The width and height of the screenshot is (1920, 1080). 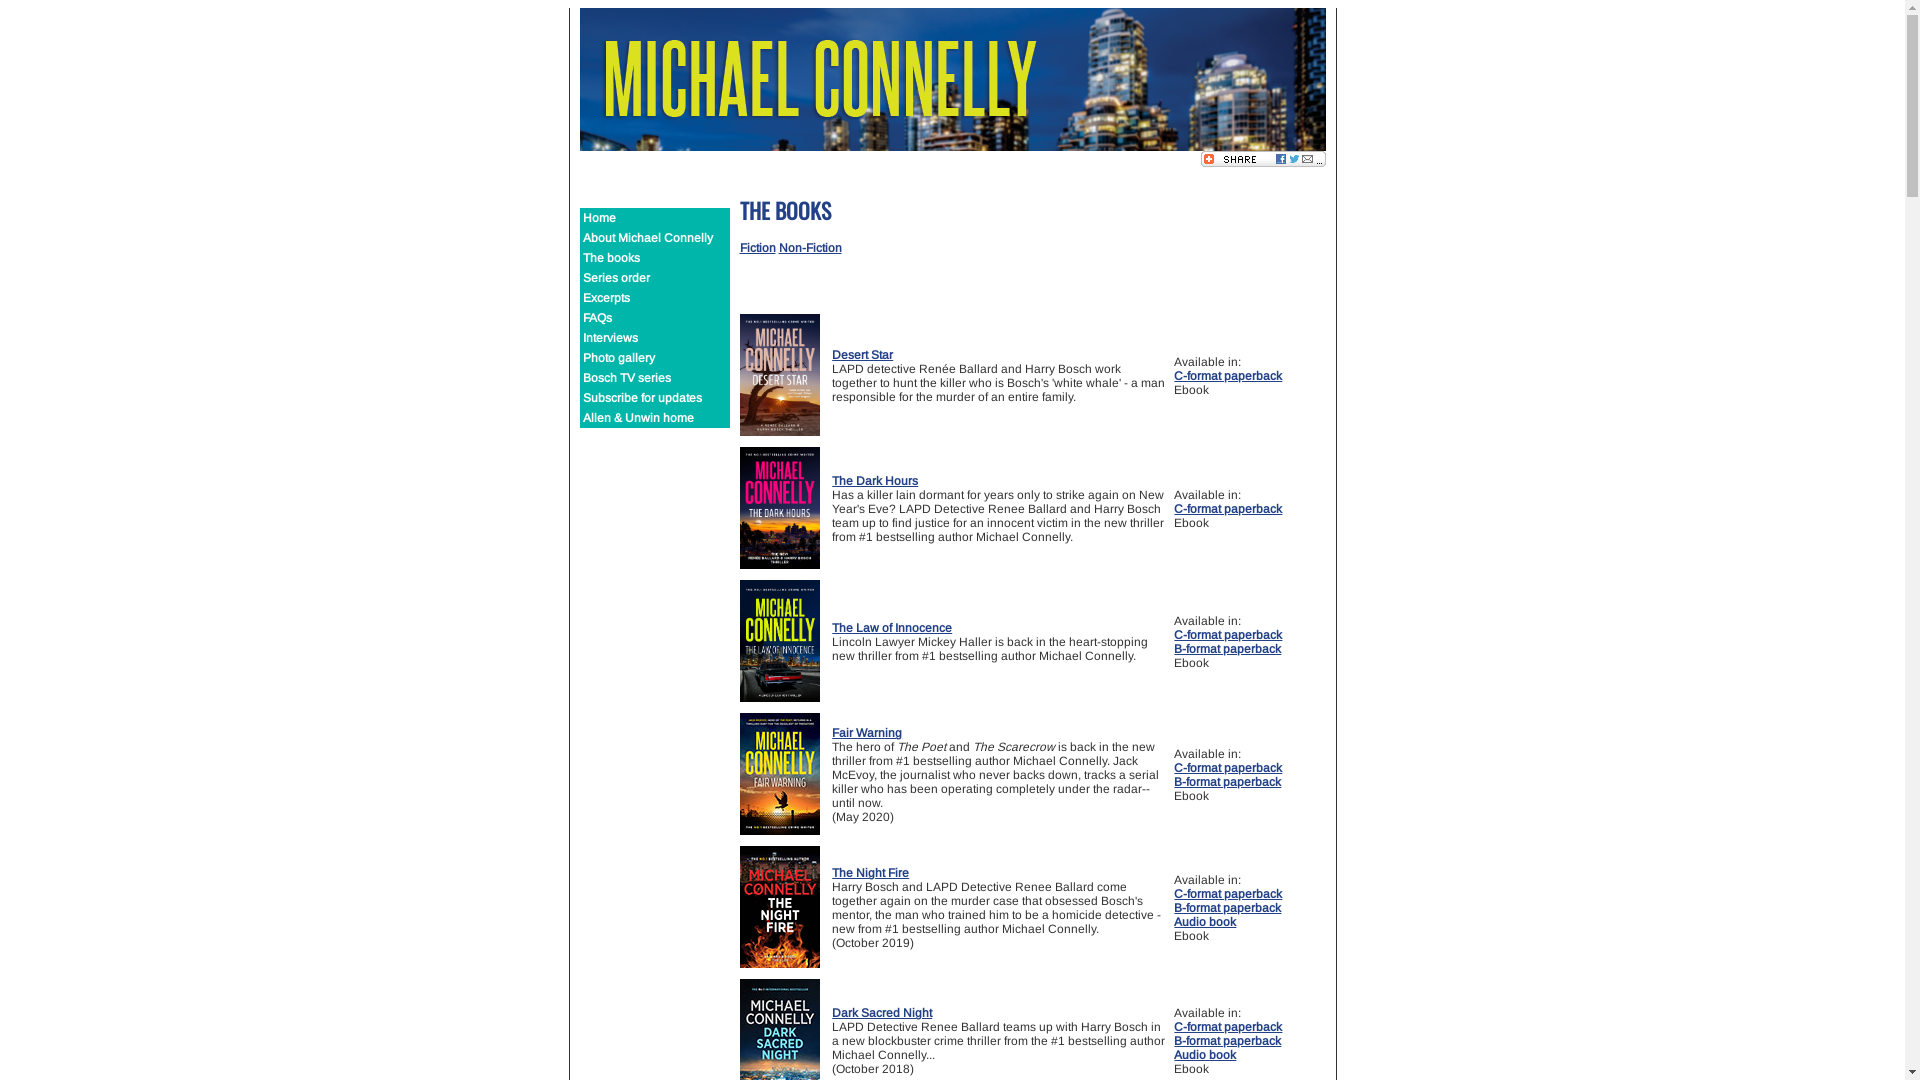 What do you see at coordinates (654, 257) in the screenshot?
I see `'The books'` at bounding box center [654, 257].